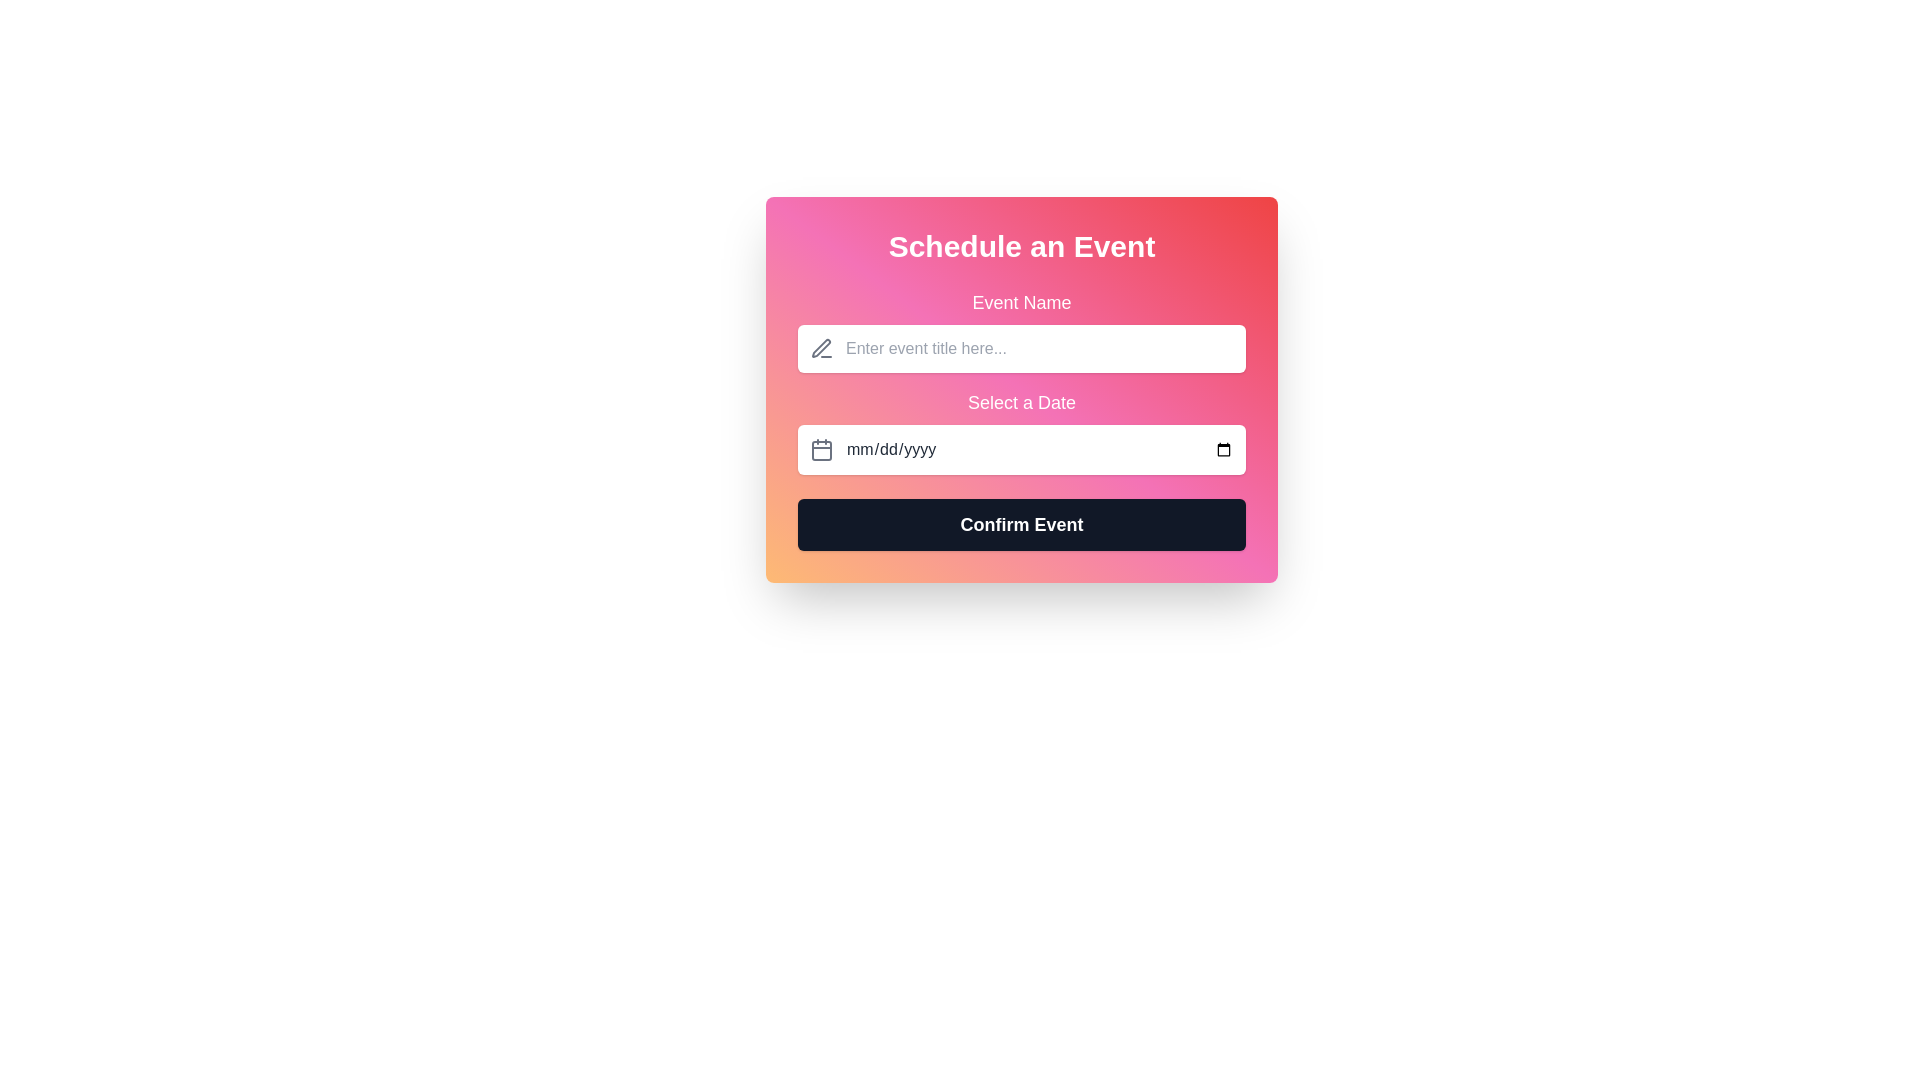 This screenshot has height=1080, width=1920. Describe the element at coordinates (1022, 523) in the screenshot. I see `the confirmation button for scheduling an event located at the bottom of the 'Schedule an Event' dialog box, immediately following the 'Select a Date' input field` at that location.